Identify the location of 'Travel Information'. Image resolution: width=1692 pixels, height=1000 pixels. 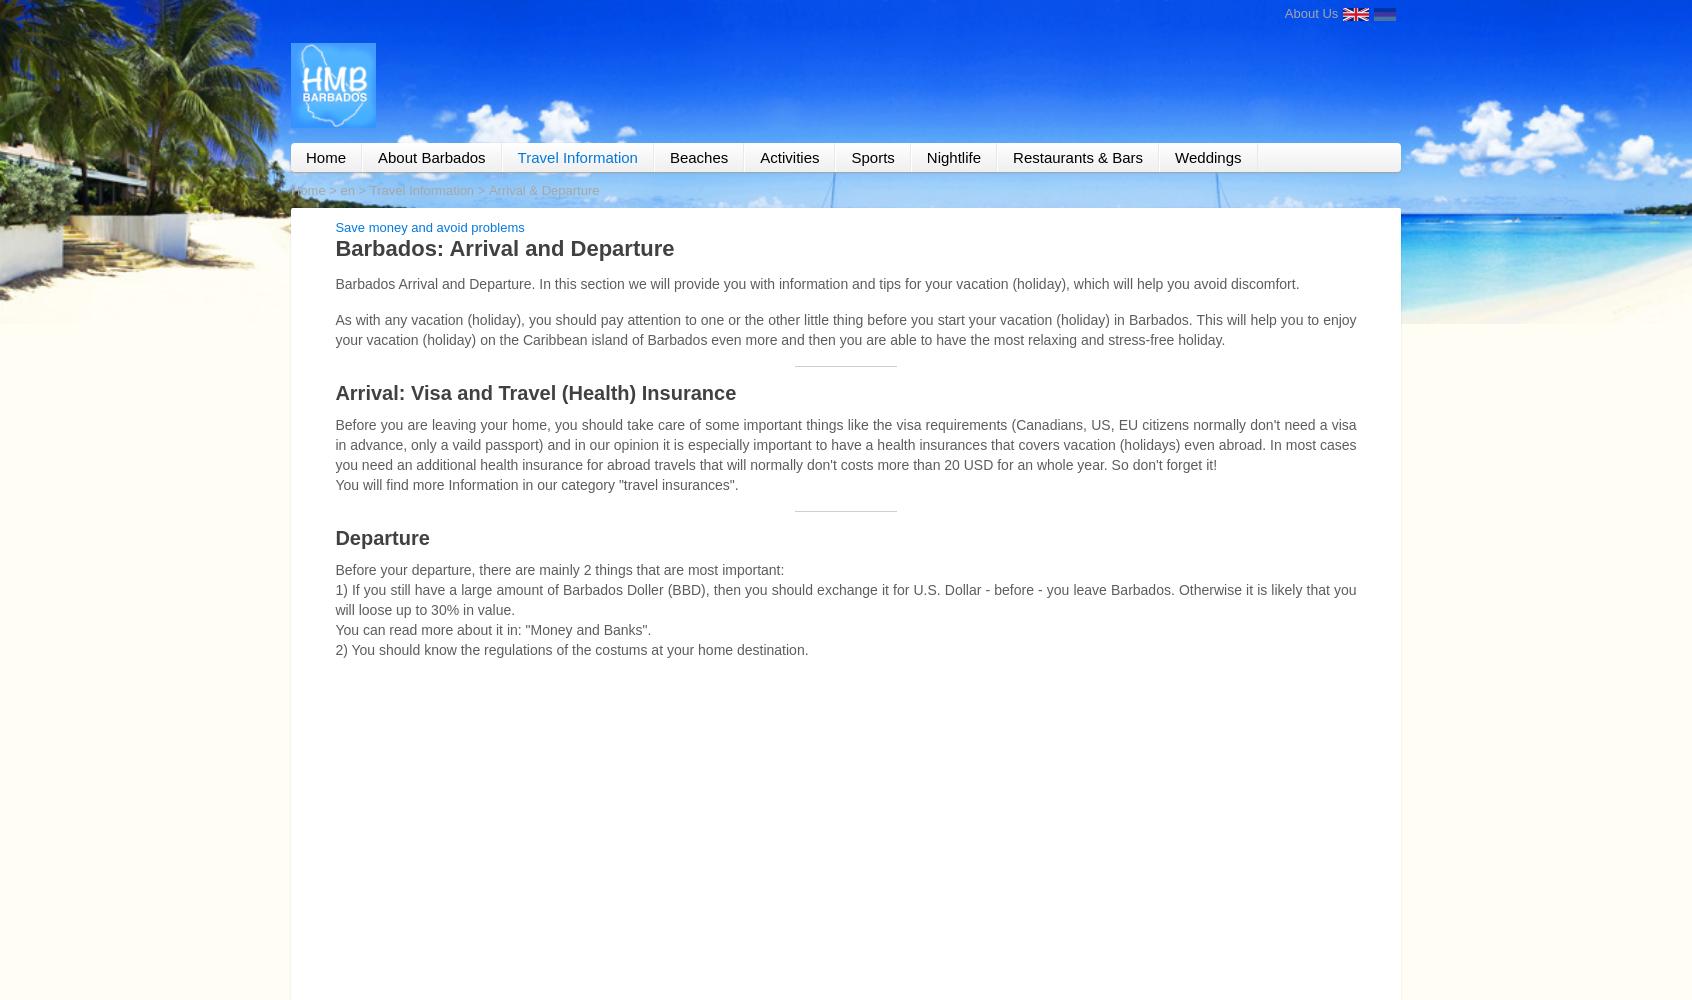
(421, 188).